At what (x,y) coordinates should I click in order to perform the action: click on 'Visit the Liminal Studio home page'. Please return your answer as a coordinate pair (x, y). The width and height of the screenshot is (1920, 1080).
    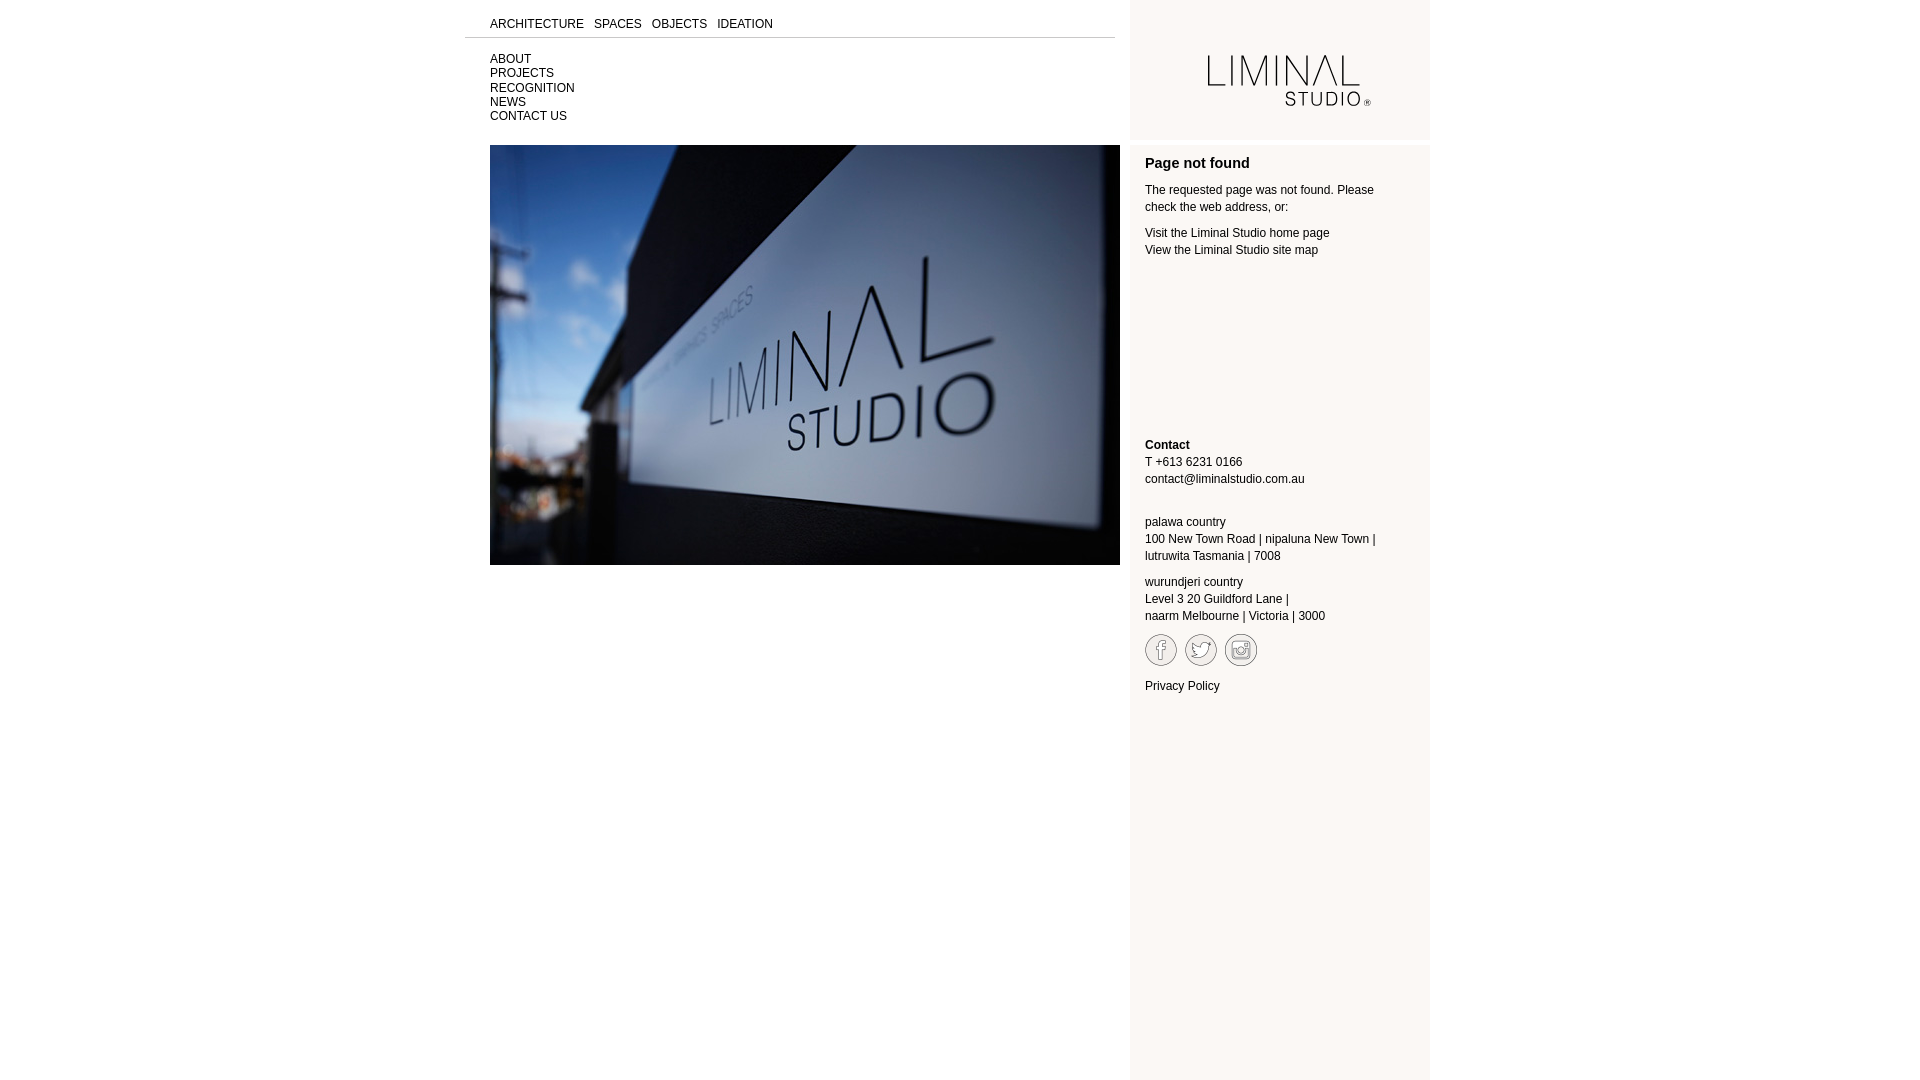
    Looking at the image, I should click on (1236, 231).